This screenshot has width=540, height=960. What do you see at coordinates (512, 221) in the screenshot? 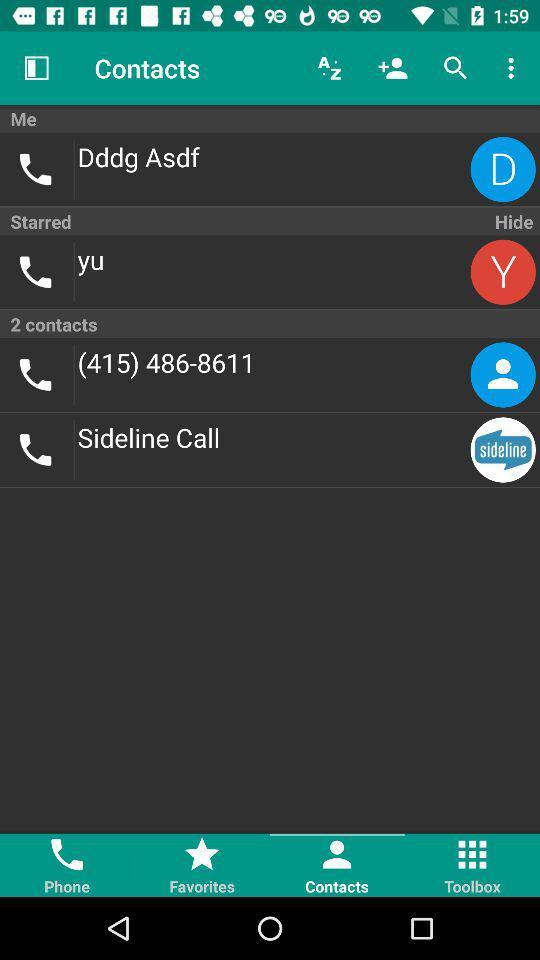
I see `icon to the right of starred icon` at bounding box center [512, 221].